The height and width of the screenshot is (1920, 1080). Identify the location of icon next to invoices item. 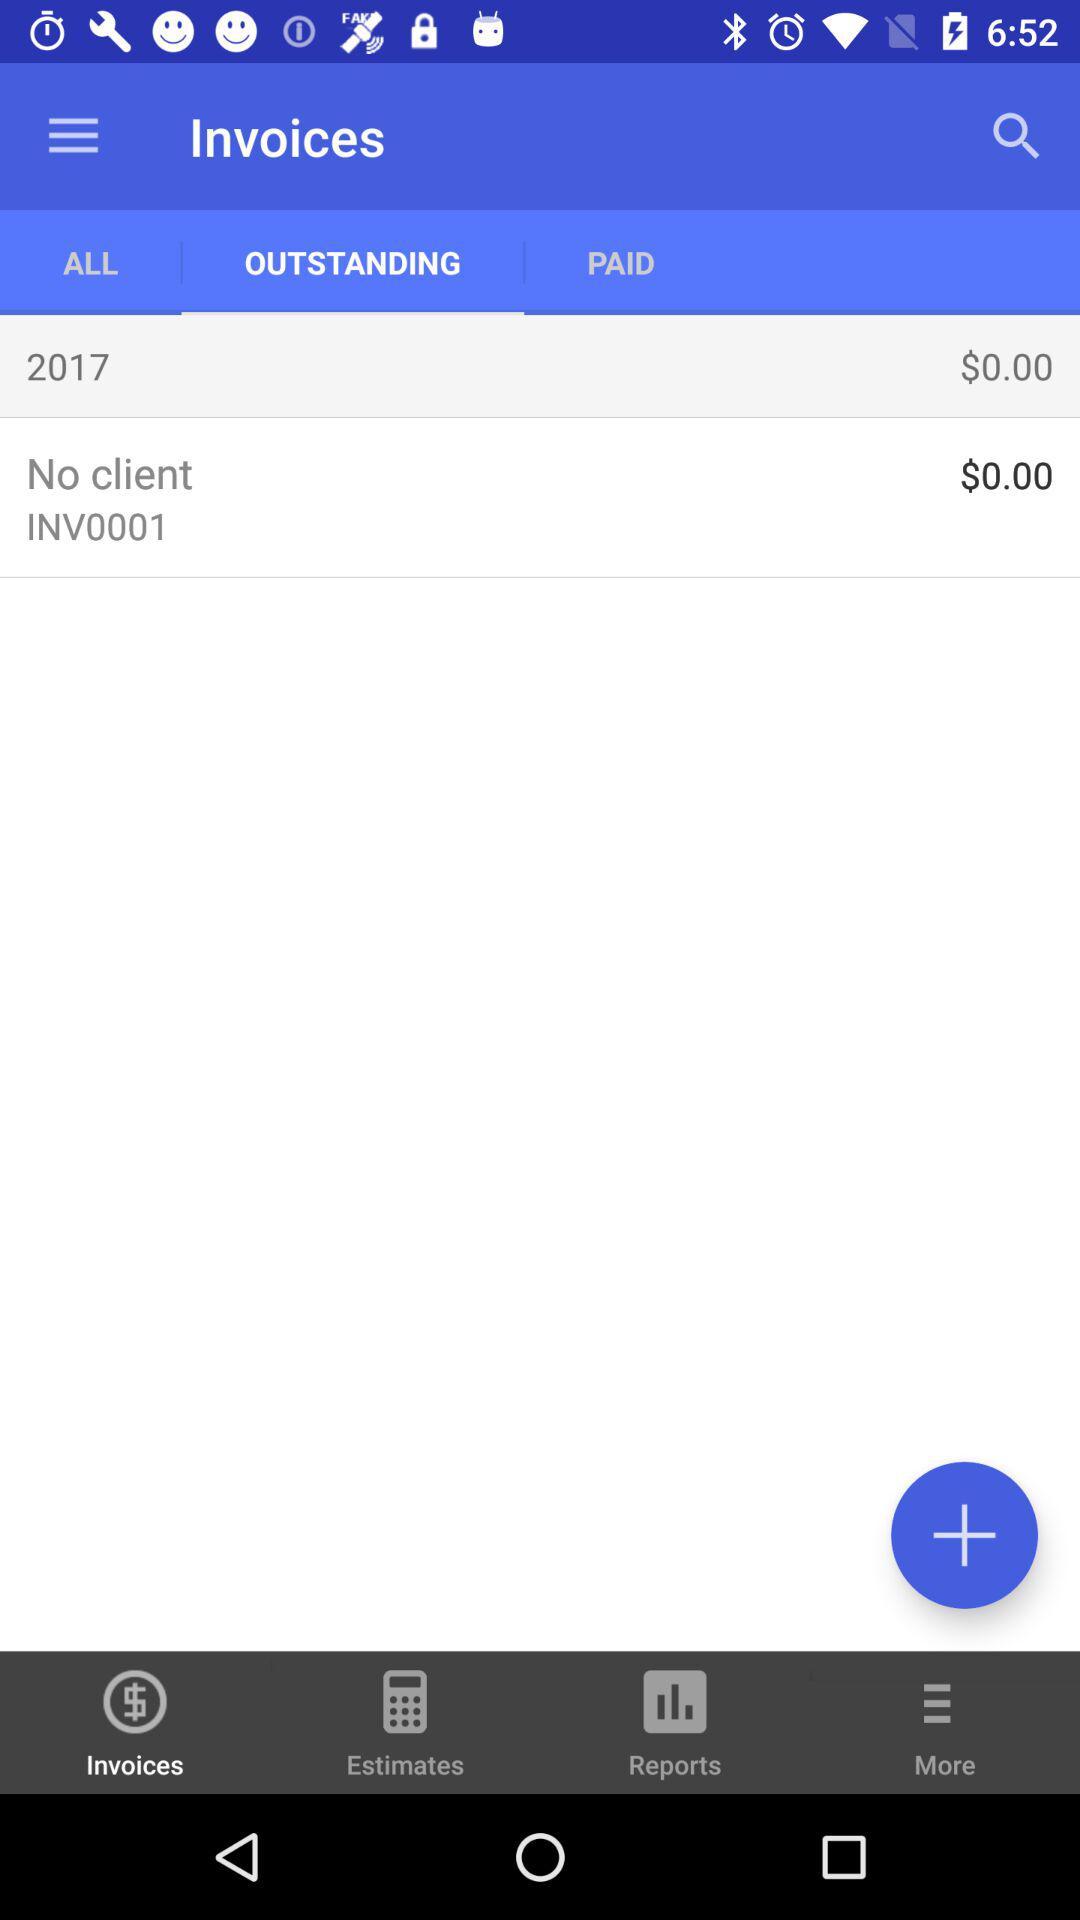
(405, 1731).